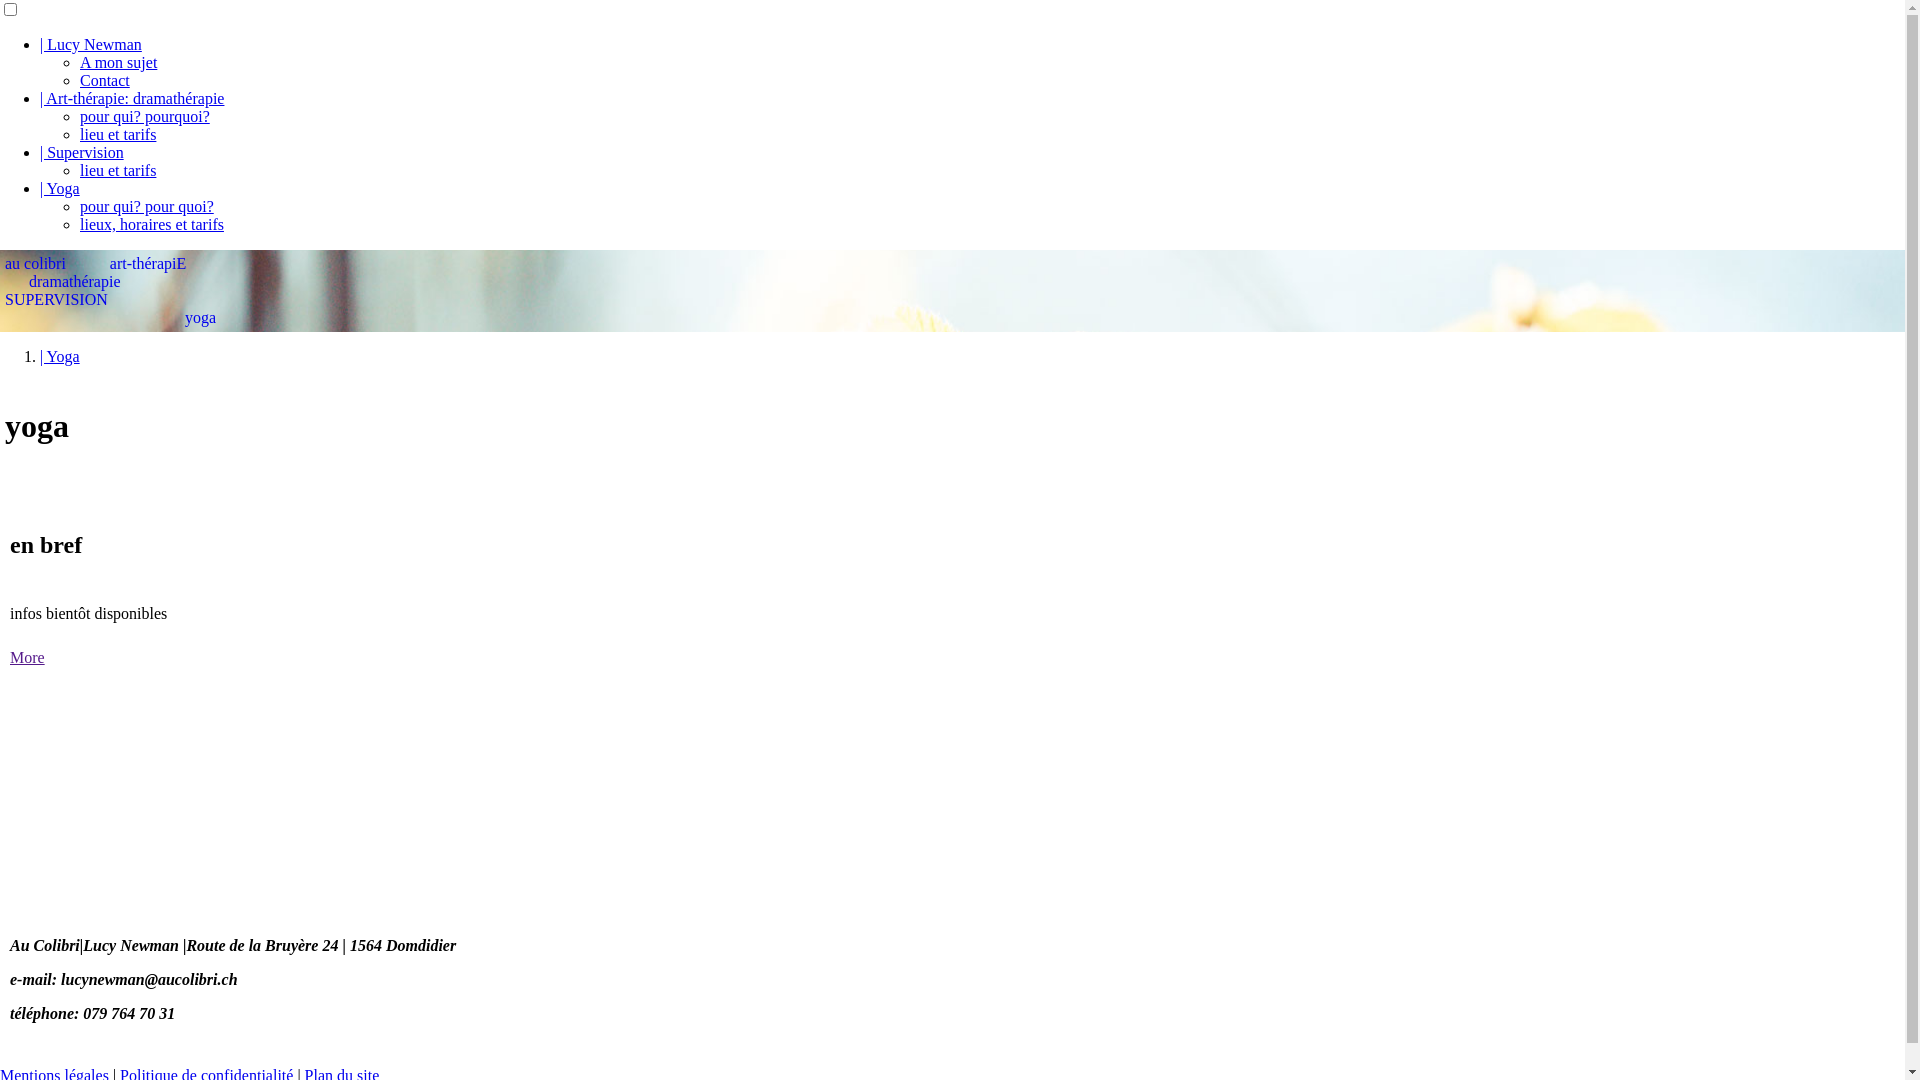 This screenshot has width=1920, height=1080. Describe the element at coordinates (151, 224) in the screenshot. I see `'lieux, horaires et tarifs'` at that location.